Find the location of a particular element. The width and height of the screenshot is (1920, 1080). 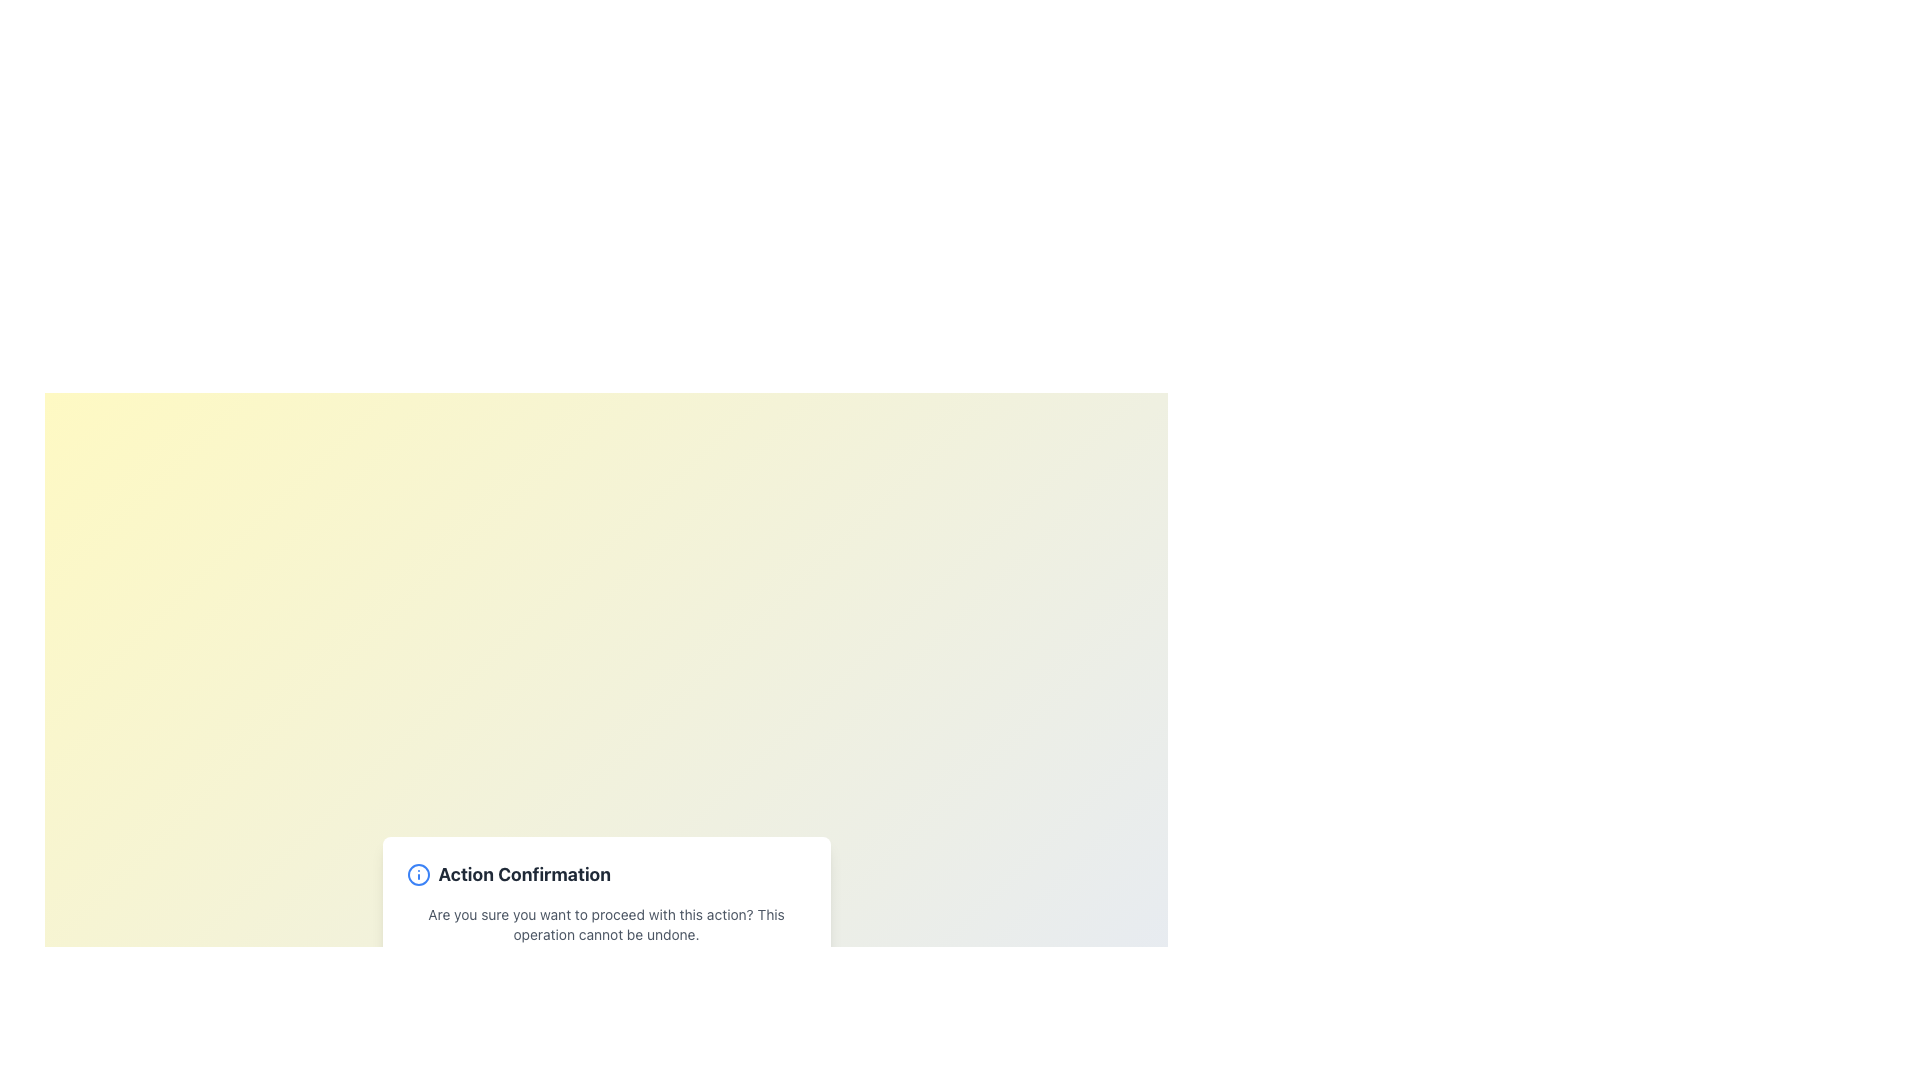

the 'Action Confirmation' label with icon, which is centrally located at the top of the modal dialog box is located at coordinates (605, 874).